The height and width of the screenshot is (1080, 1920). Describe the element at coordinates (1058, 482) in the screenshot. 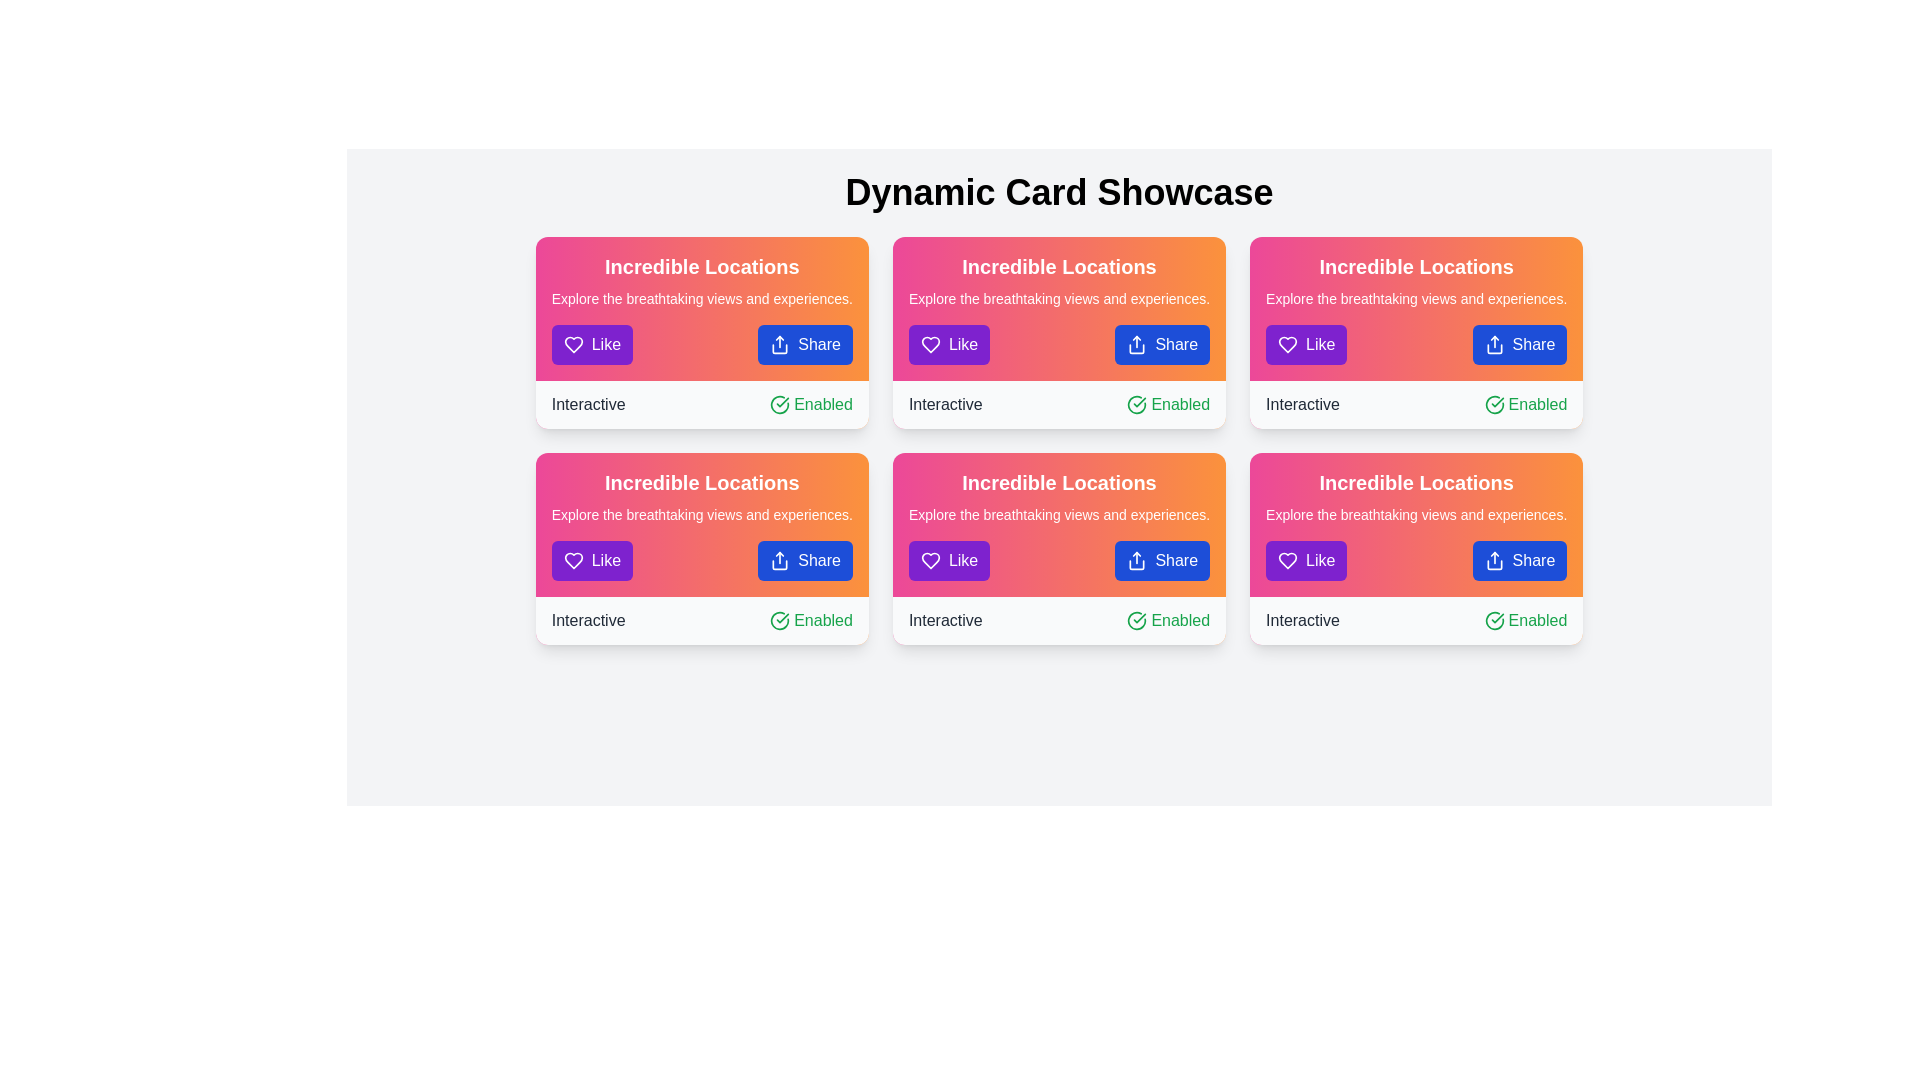

I see `the main title text label at the top of the card, which summarizes the key idea of the card's content` at that location.